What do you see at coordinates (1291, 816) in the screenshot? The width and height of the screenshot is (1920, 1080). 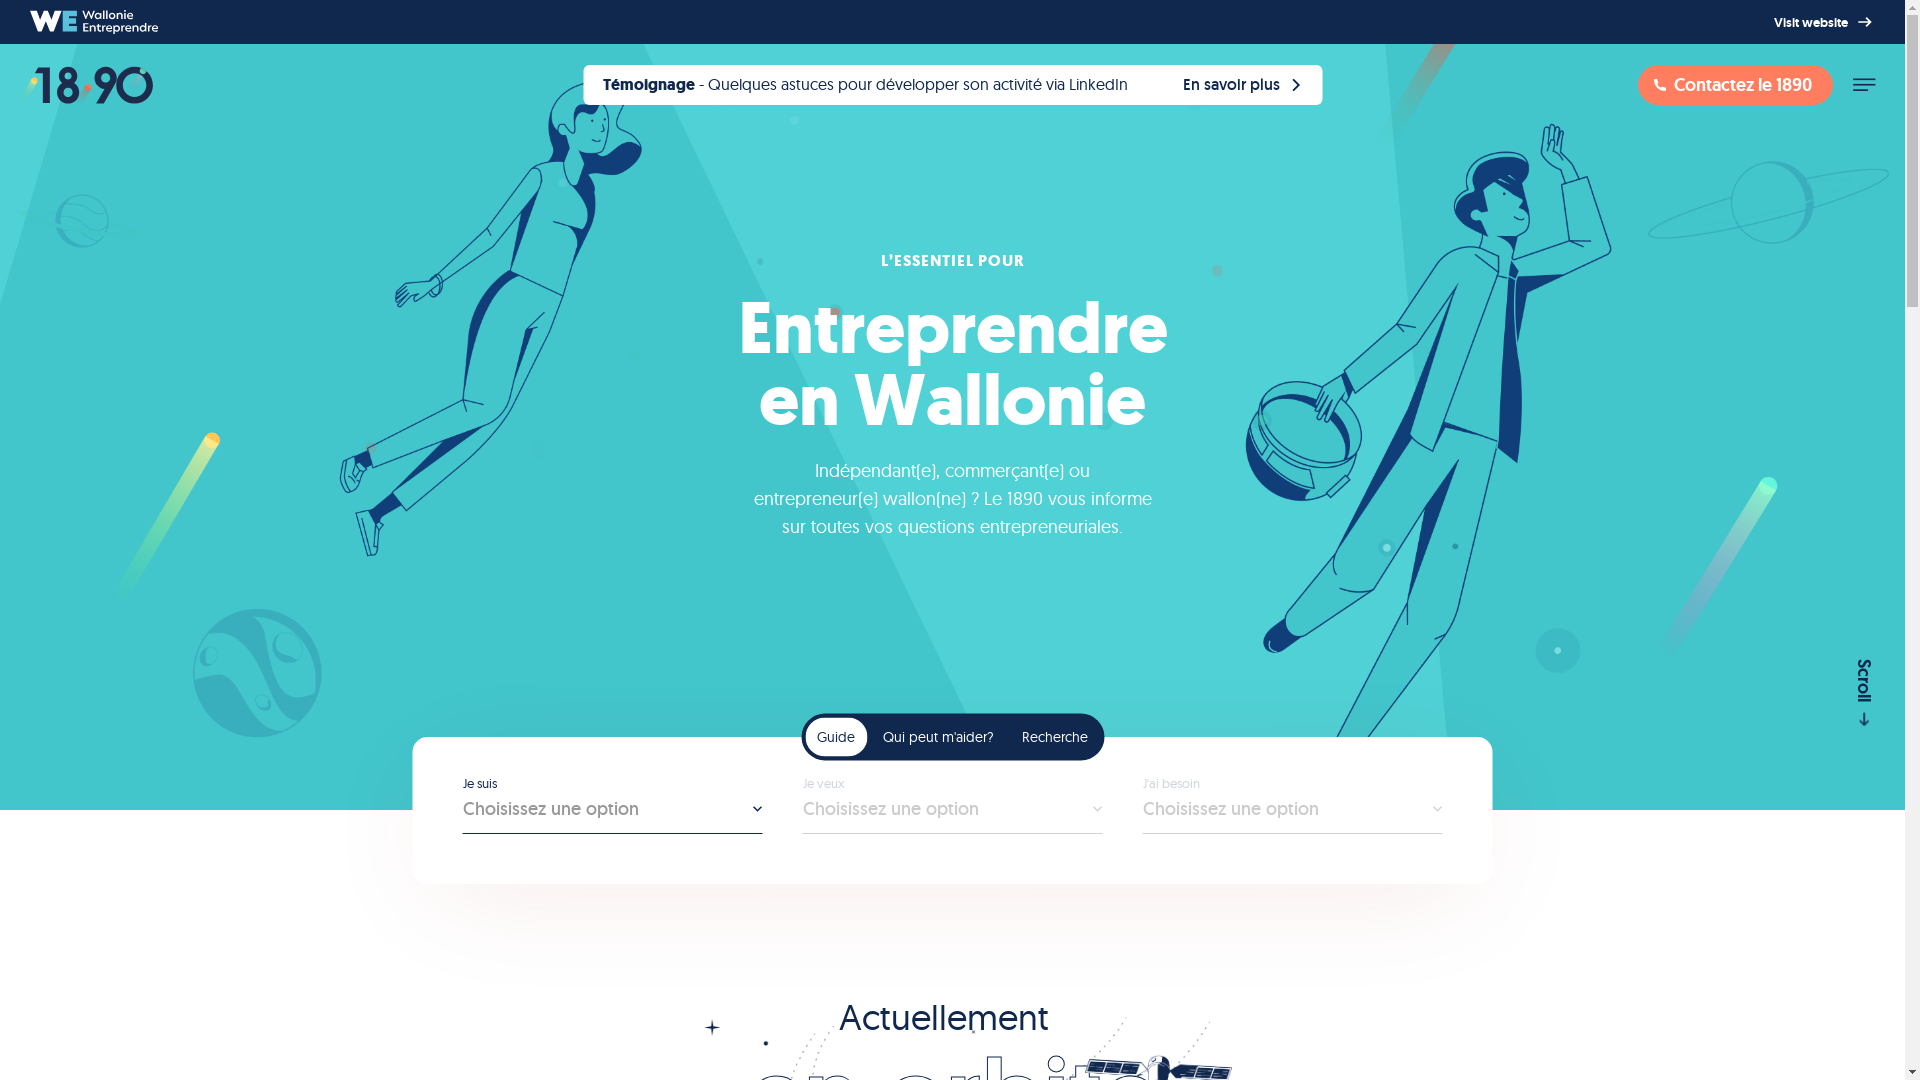 I see `'Choisissez une option'` at bounding box center [1291, 816].